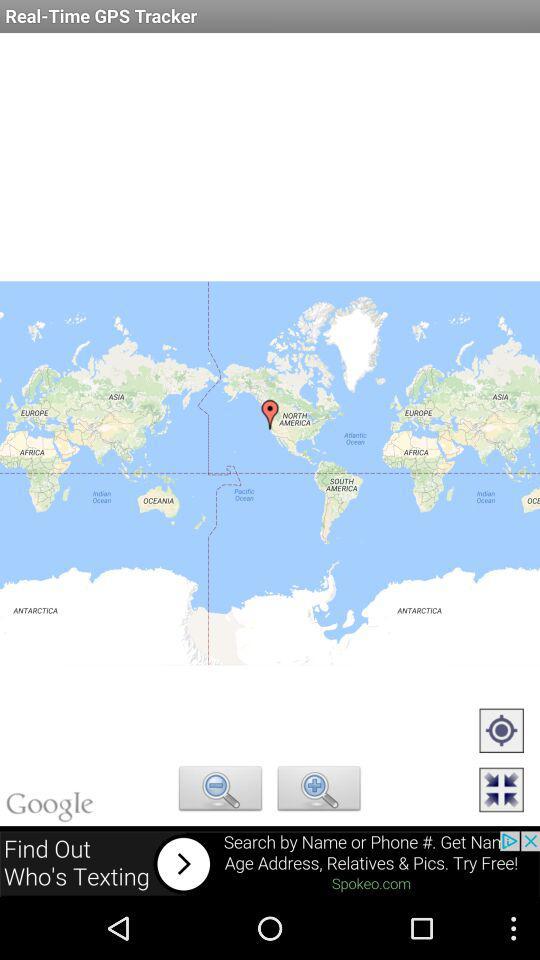 The height and width of the screenshot is (960, 540). Describe the element at coordinates (500, 783) in the screenshot. I see `the location_crosshair icon` at that location.